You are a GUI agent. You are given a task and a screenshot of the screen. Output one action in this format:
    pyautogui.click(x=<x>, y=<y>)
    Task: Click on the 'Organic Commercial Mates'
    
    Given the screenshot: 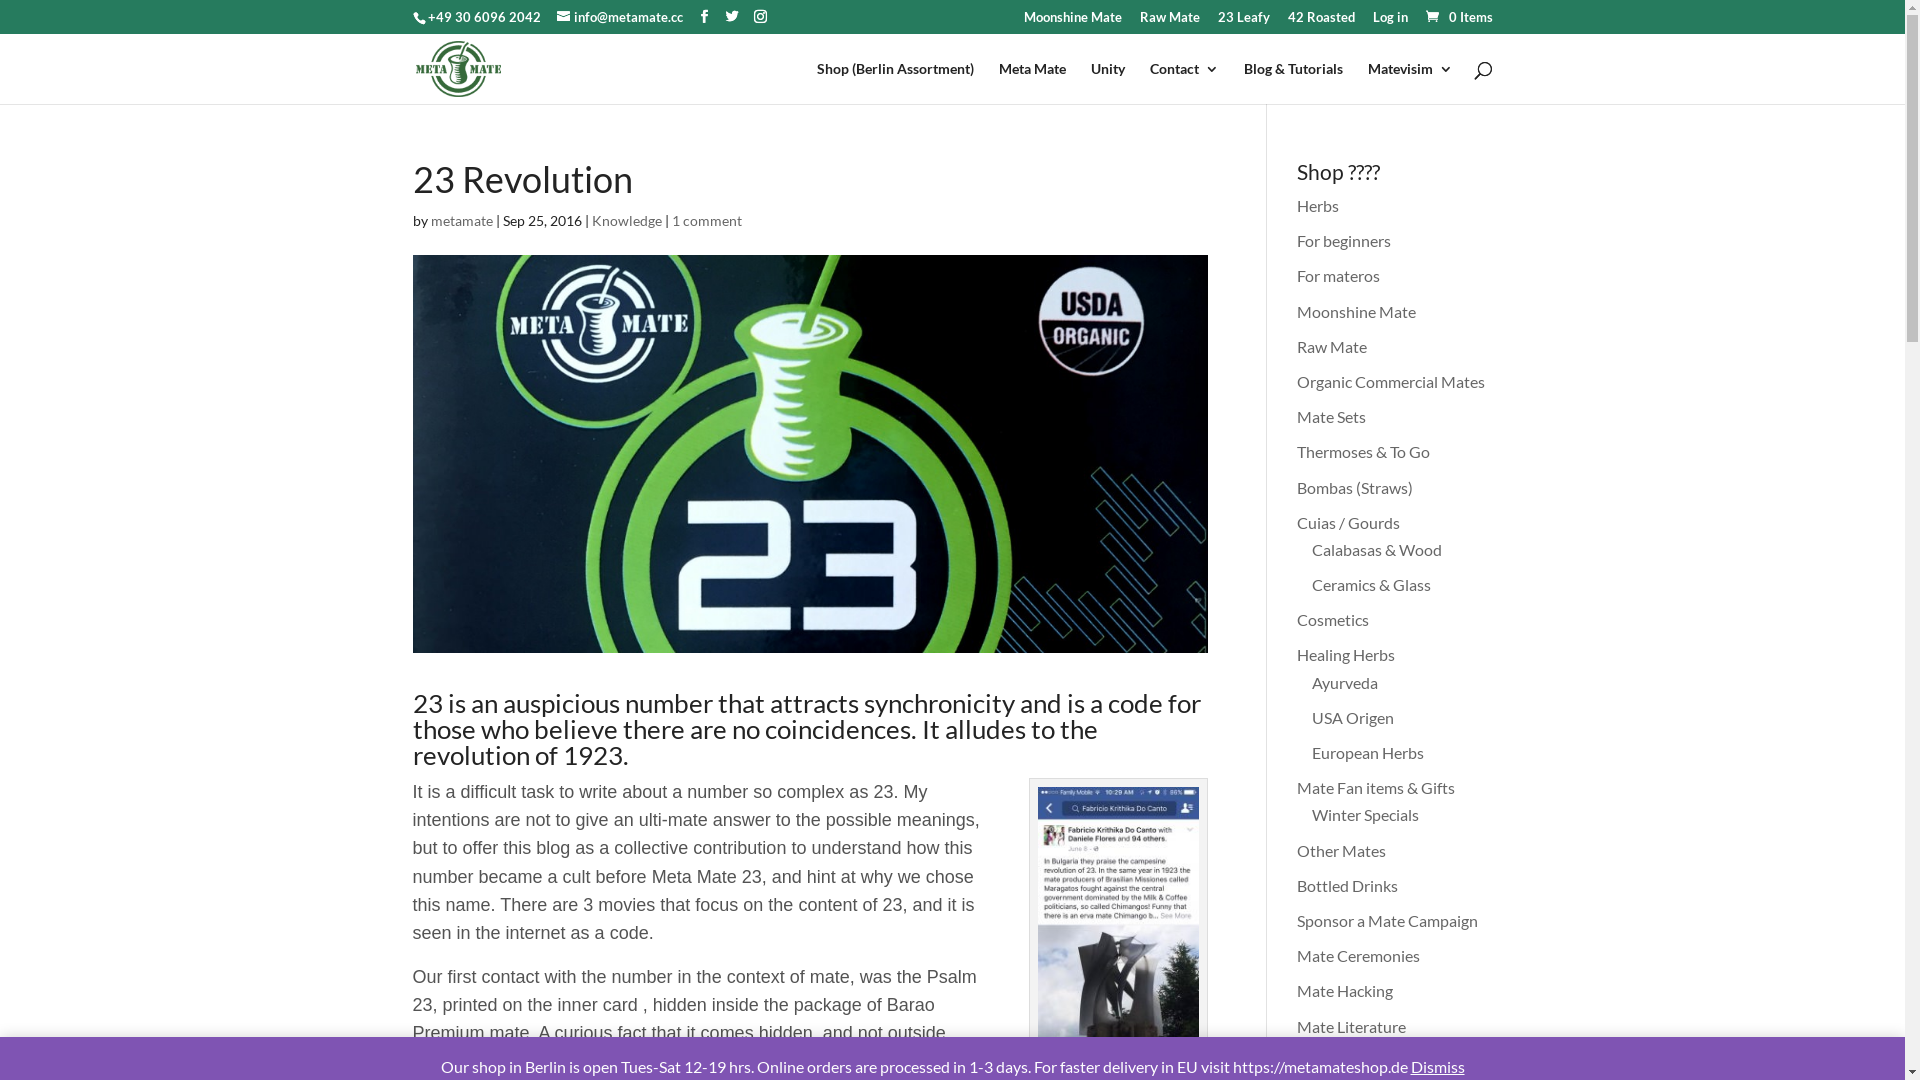 What is the action you would take?
    pyautogui.click(x=1296, y=381)
    